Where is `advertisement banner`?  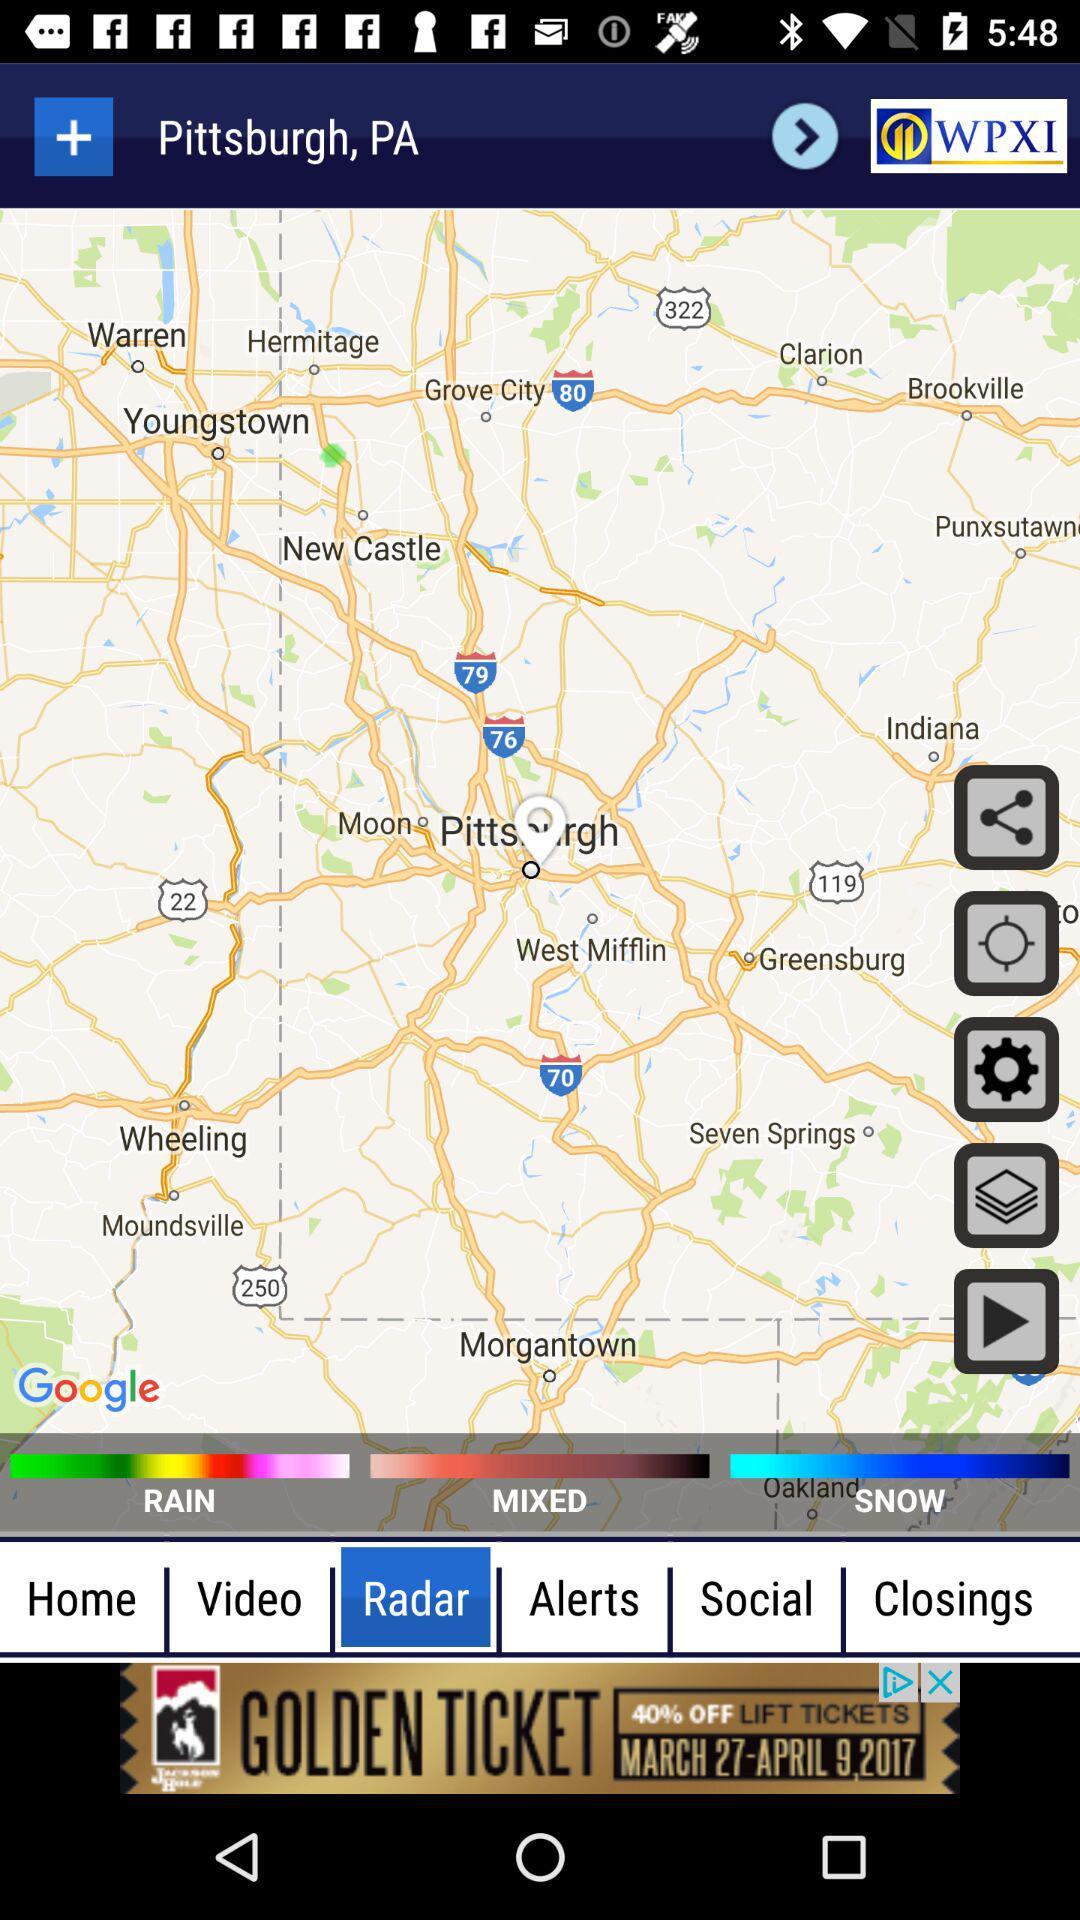 advertisement banner is located at coordinates (540, 1727).